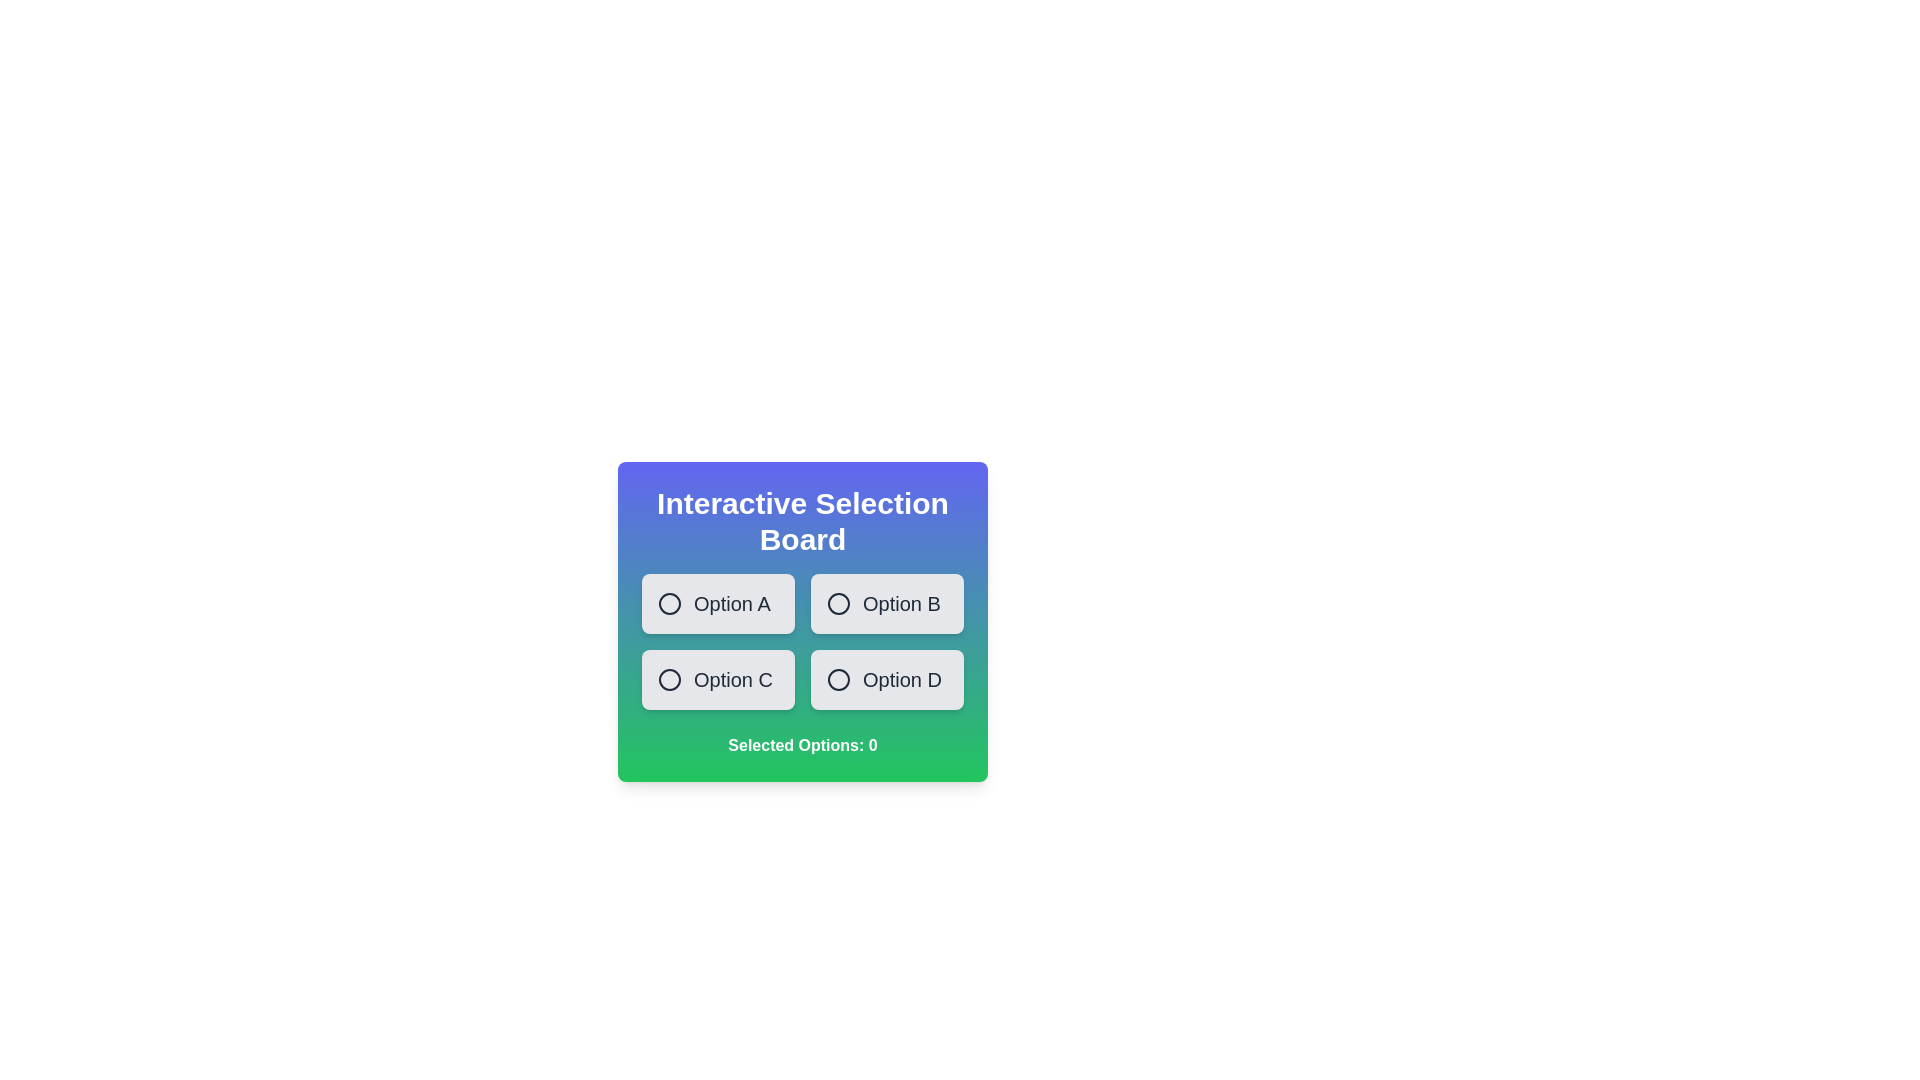 The image size is (1920, 1080). Describe the element at coordinates (718, 678) in the screenshot. I see `the option Option C to observe the visual feedback` at that location.